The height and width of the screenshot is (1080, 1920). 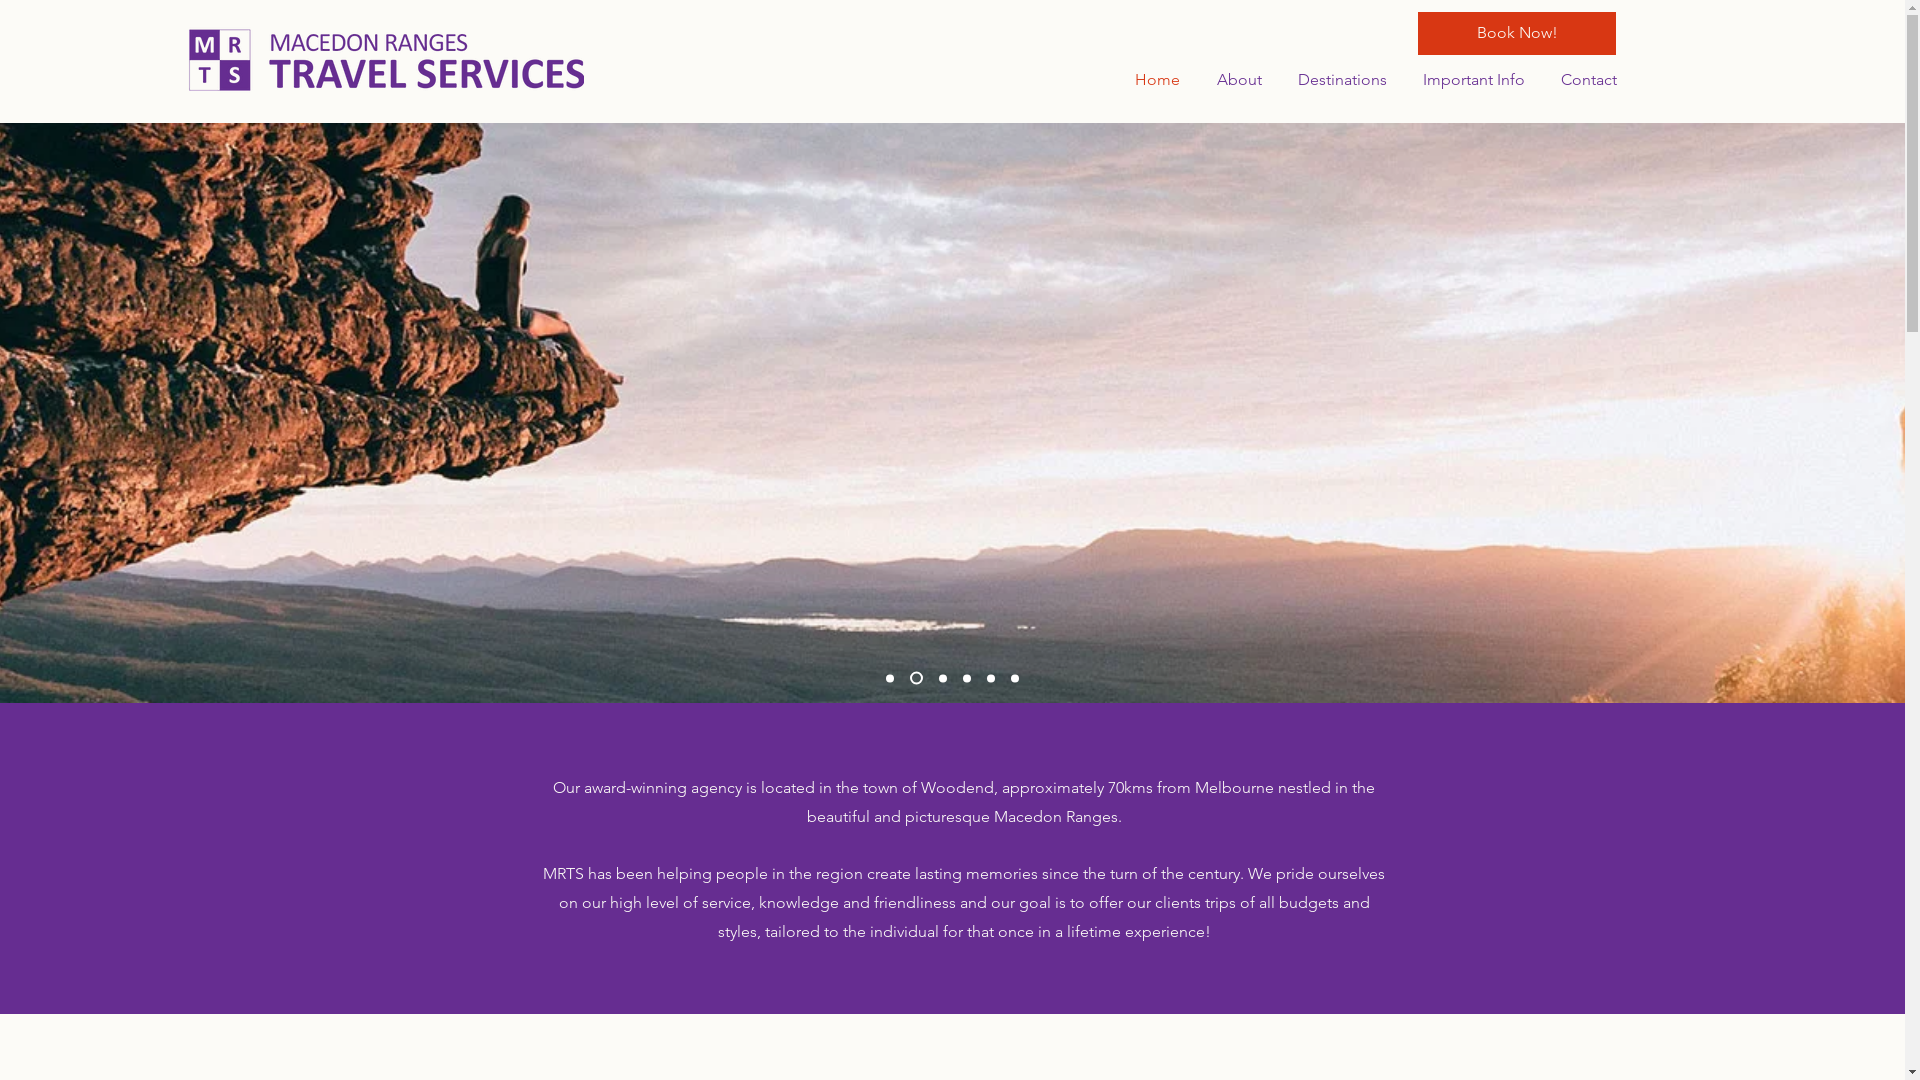 I want to click on 'Important Info', so click(x=1470, y=79).